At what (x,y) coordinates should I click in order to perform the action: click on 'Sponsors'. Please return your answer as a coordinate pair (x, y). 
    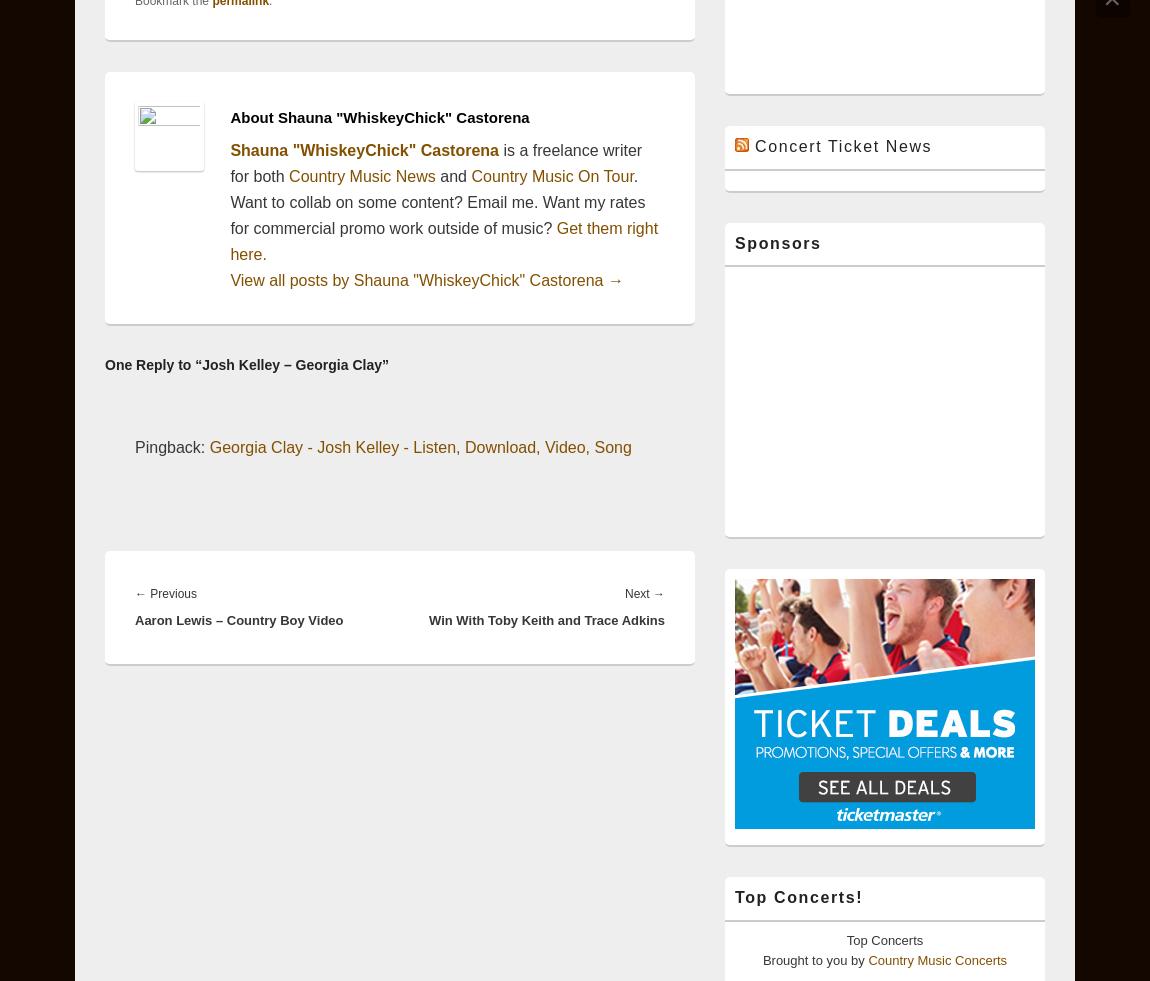
    Looking at the image, I should click on (776, 241).